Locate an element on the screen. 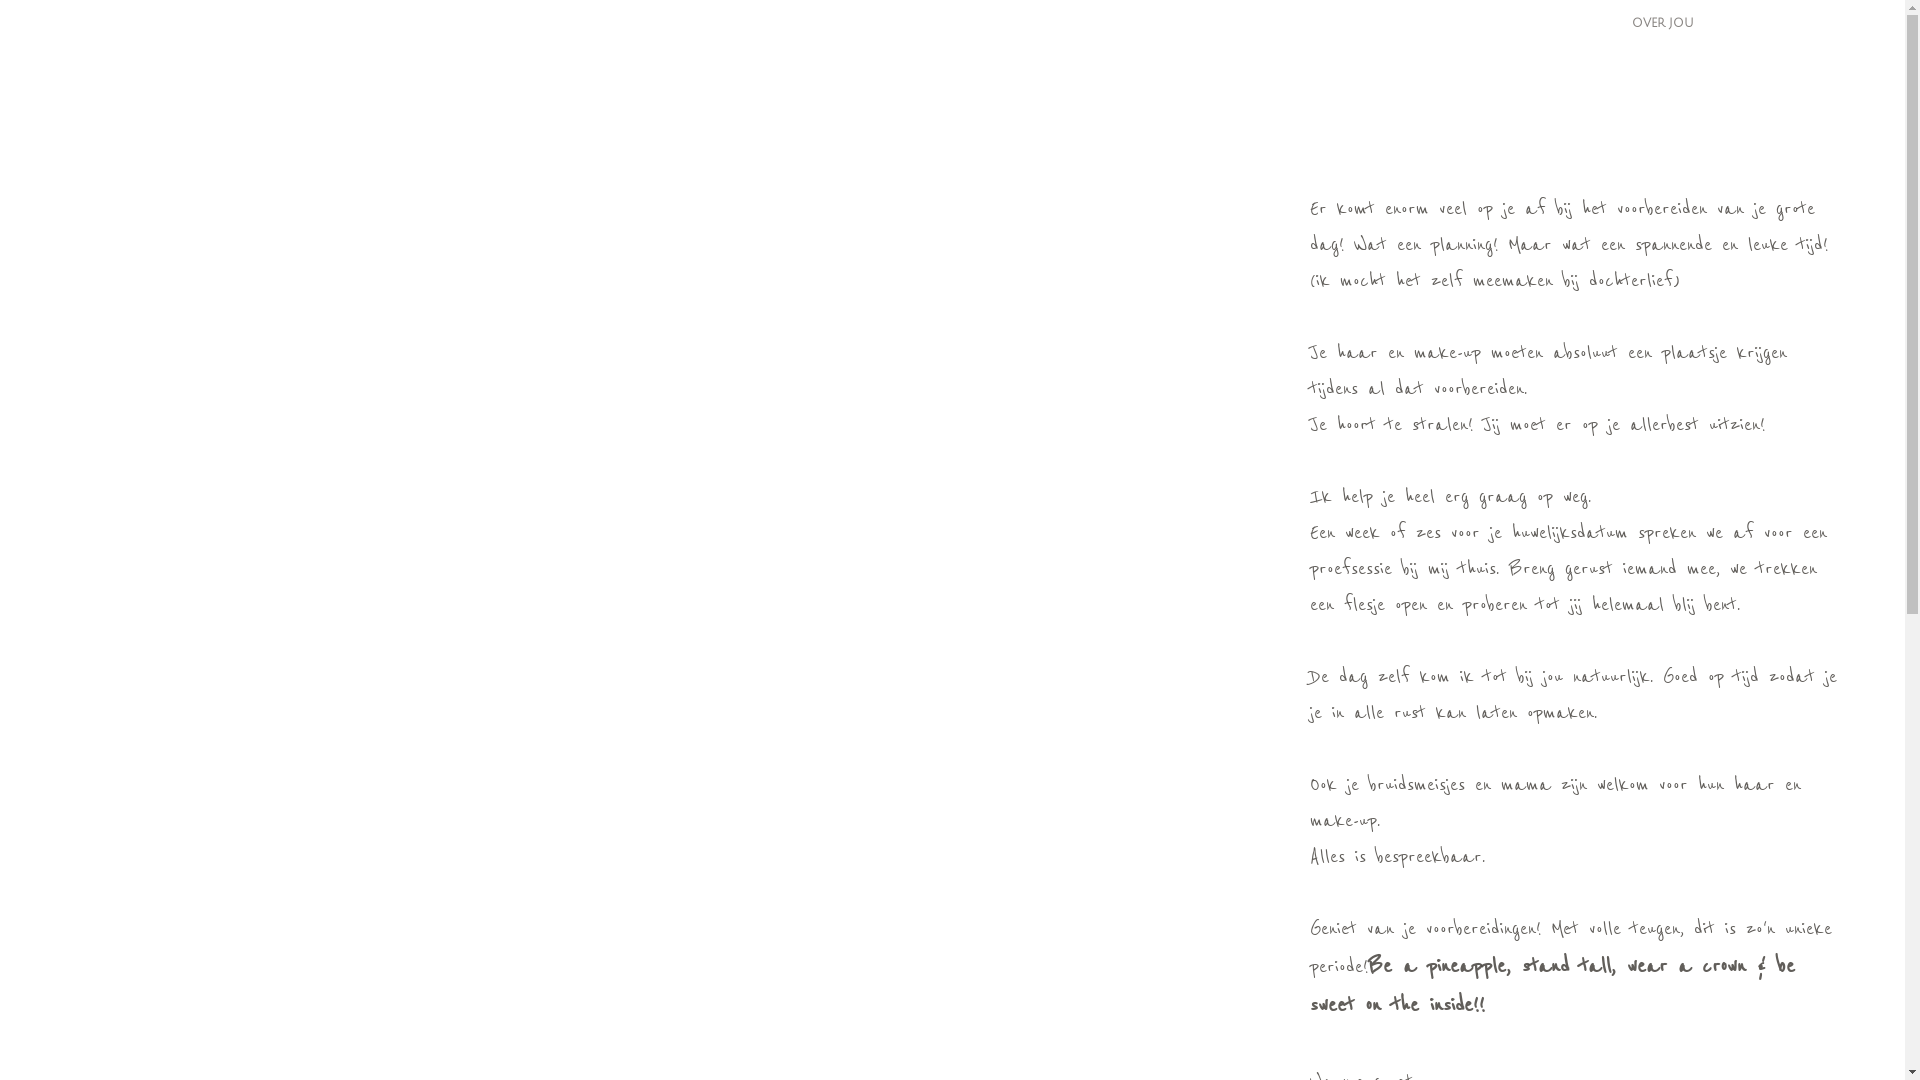  'OVER JOU' is located at coordinates (1602, 23).